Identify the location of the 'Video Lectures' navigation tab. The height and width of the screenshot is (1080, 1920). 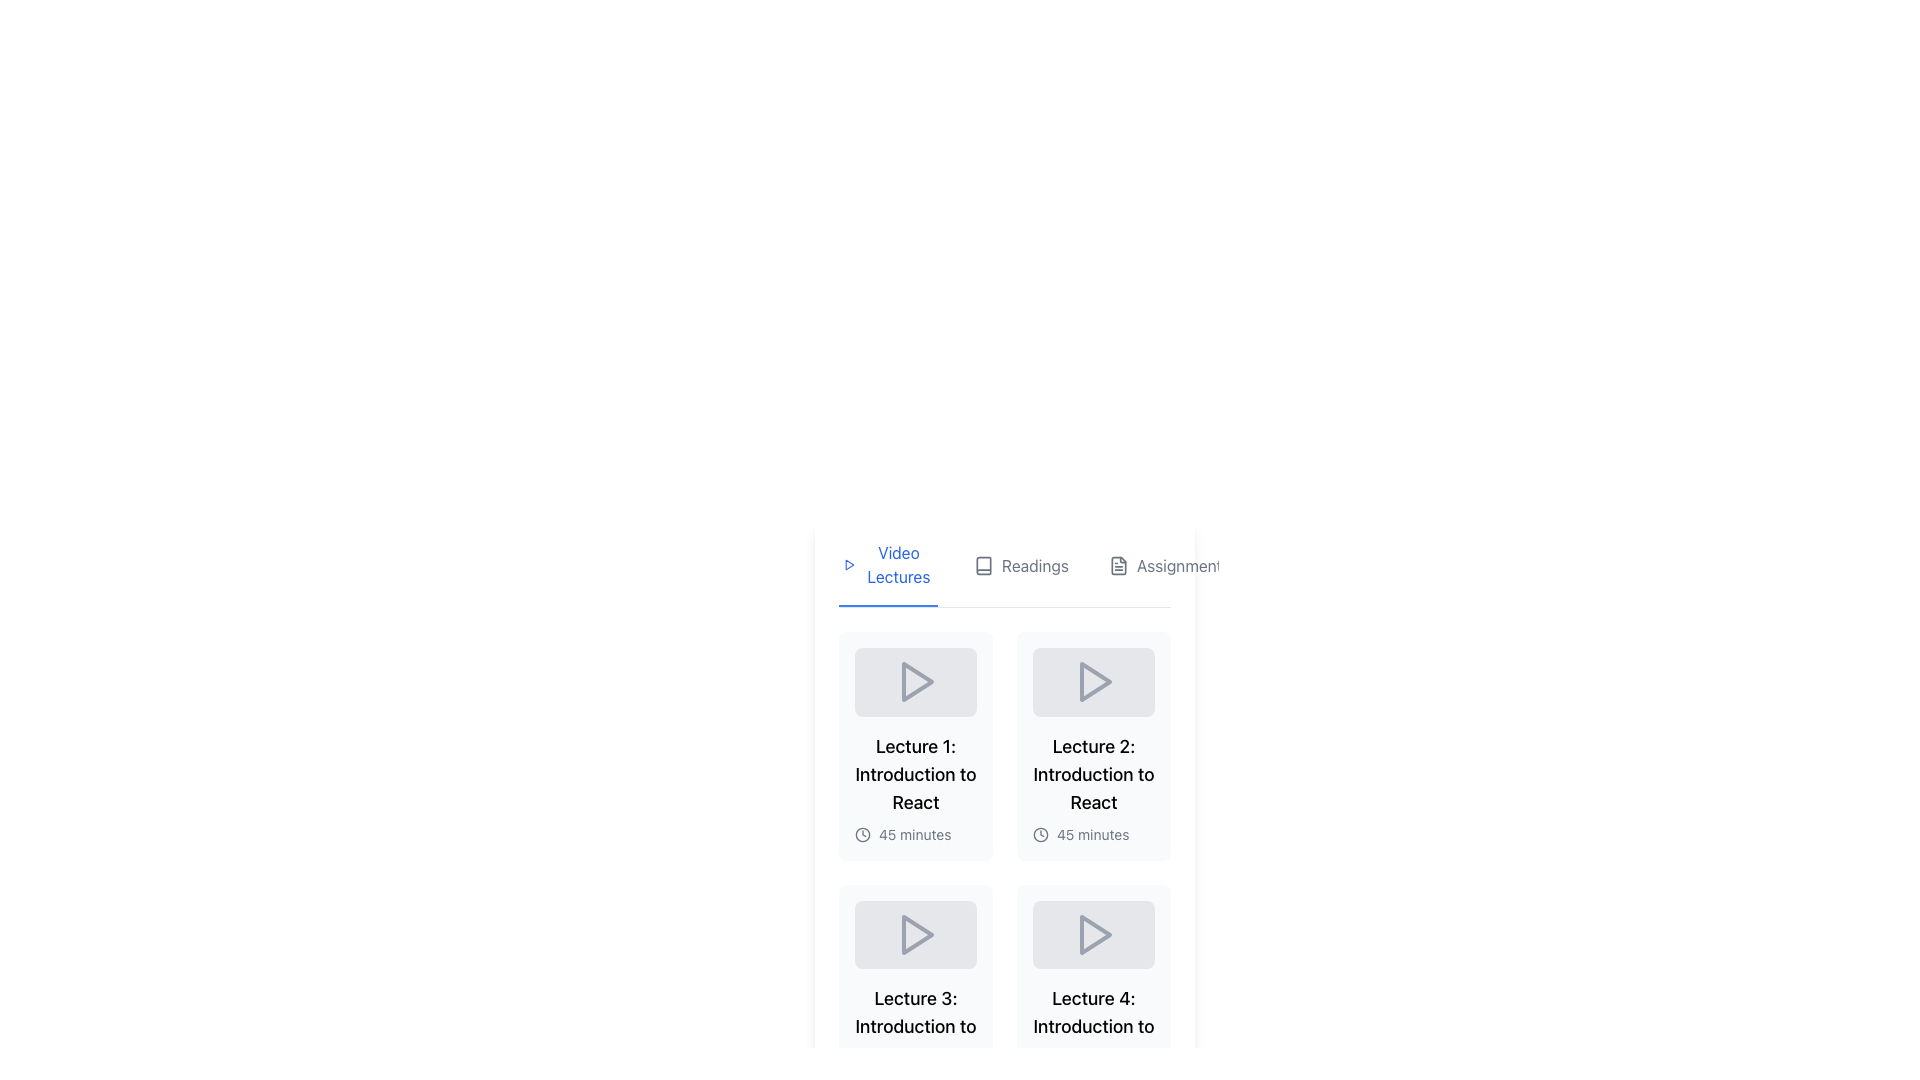
(887, 574).